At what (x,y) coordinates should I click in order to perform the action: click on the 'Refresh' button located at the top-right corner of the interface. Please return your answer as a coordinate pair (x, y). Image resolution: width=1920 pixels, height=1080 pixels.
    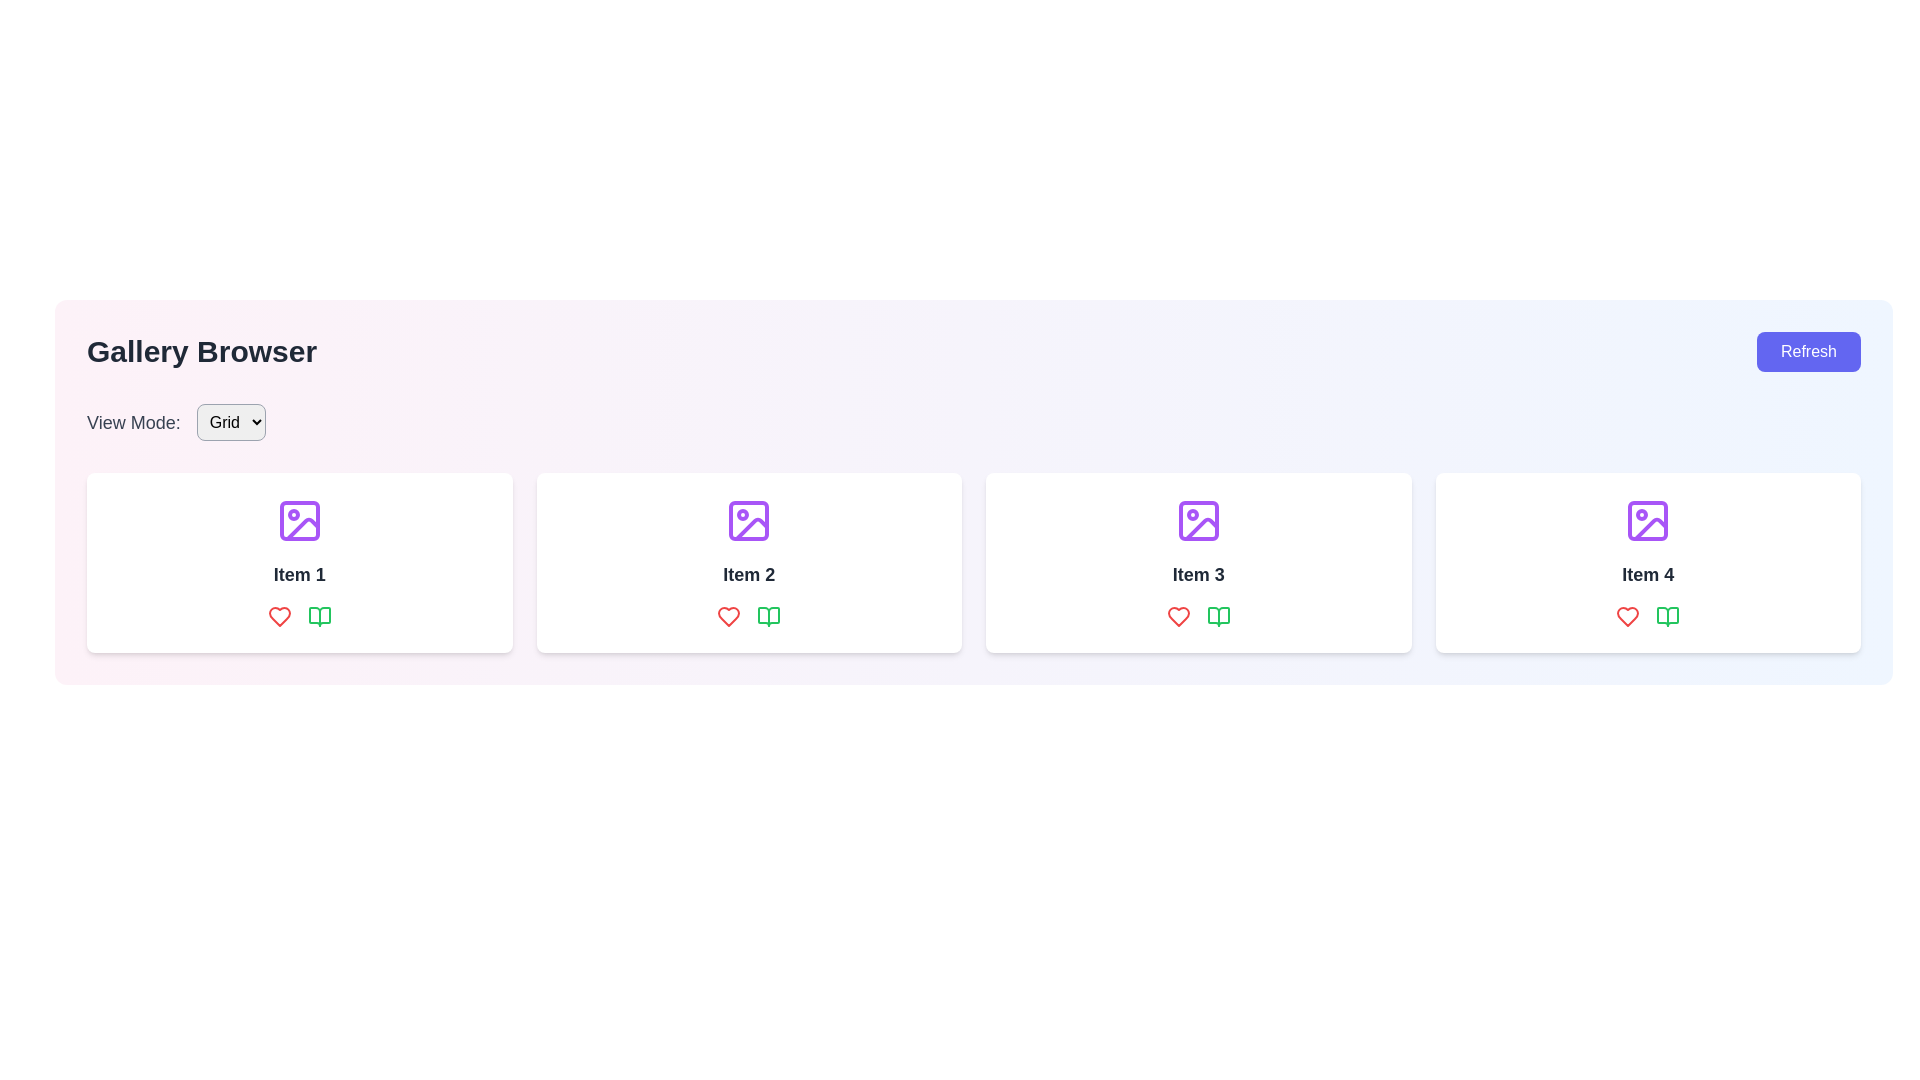
    Looking at the image, I should click on (1809, 350).